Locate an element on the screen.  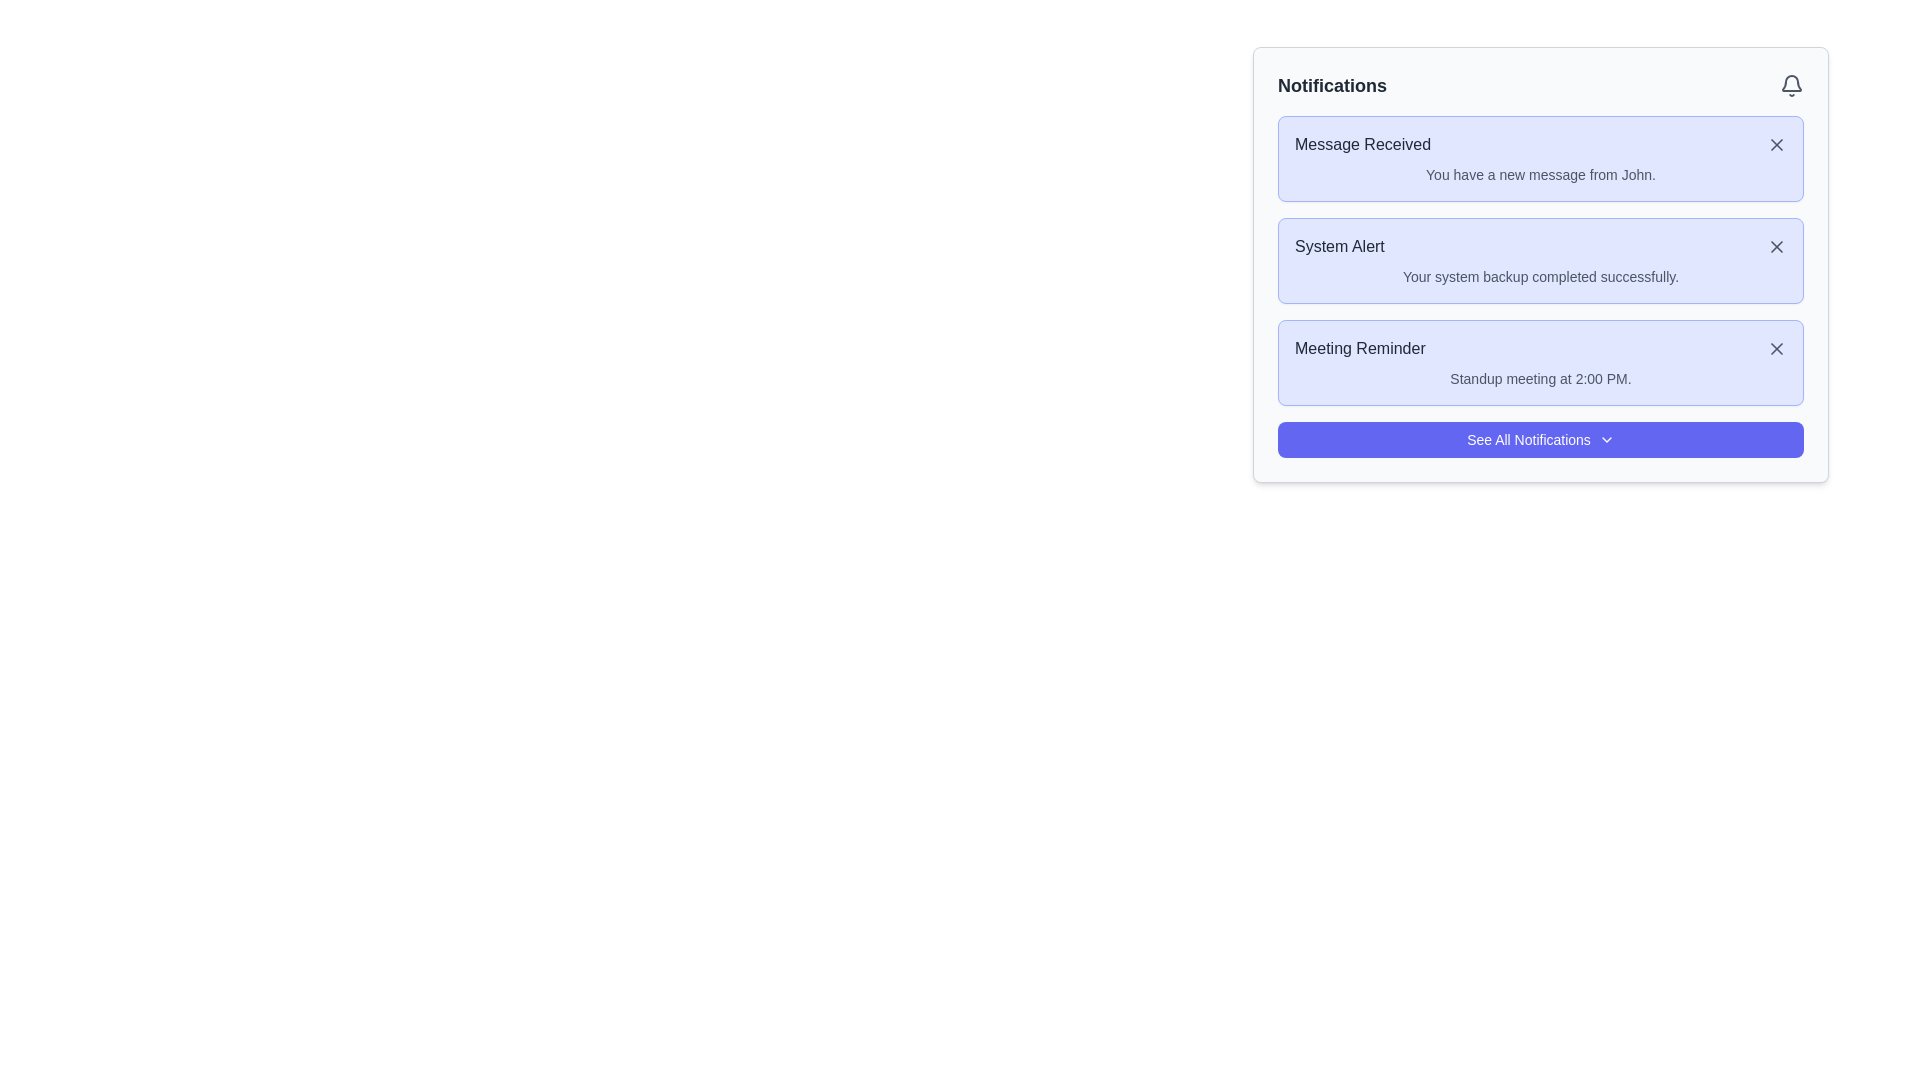
the dismiss button represented by a gray 'X' icon located at the far right of the 'System Alert' notification card is located at coordinates (1776, 245).